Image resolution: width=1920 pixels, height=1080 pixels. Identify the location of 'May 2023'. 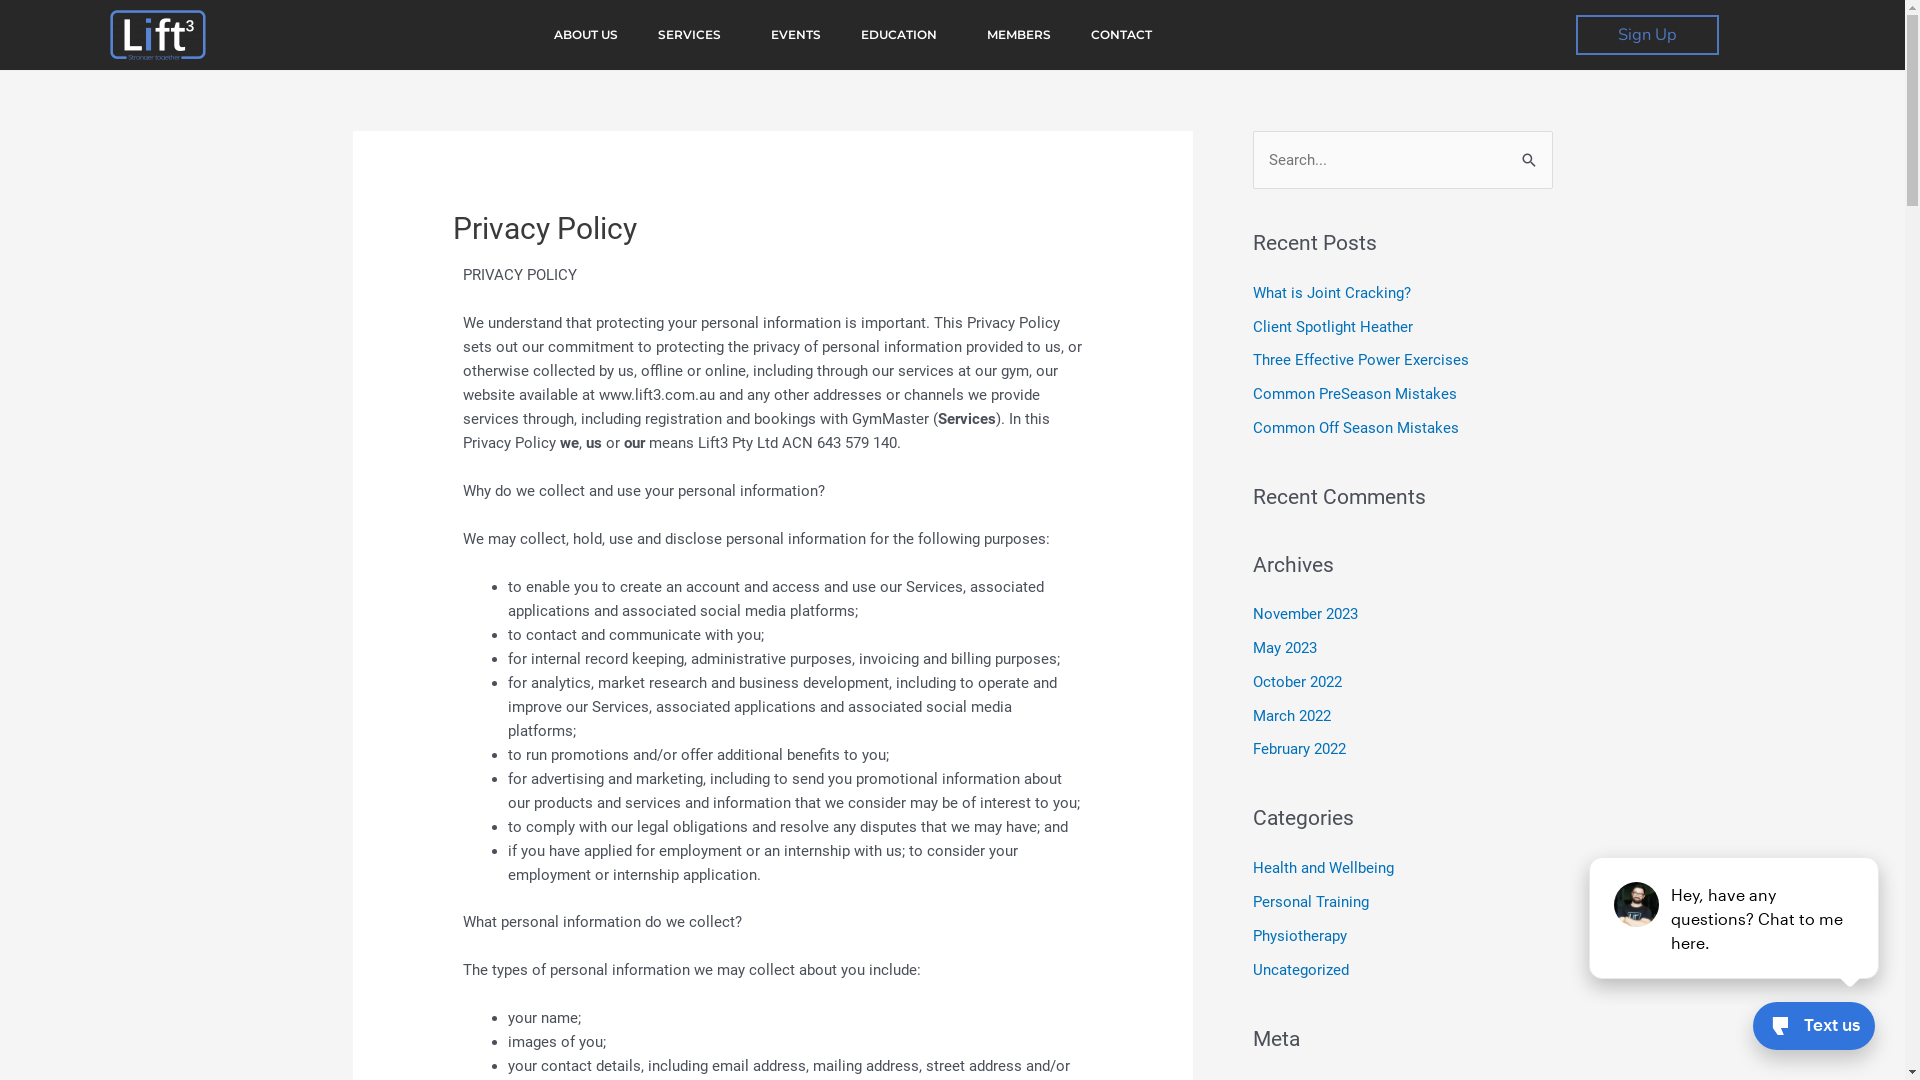
(1283, 648).